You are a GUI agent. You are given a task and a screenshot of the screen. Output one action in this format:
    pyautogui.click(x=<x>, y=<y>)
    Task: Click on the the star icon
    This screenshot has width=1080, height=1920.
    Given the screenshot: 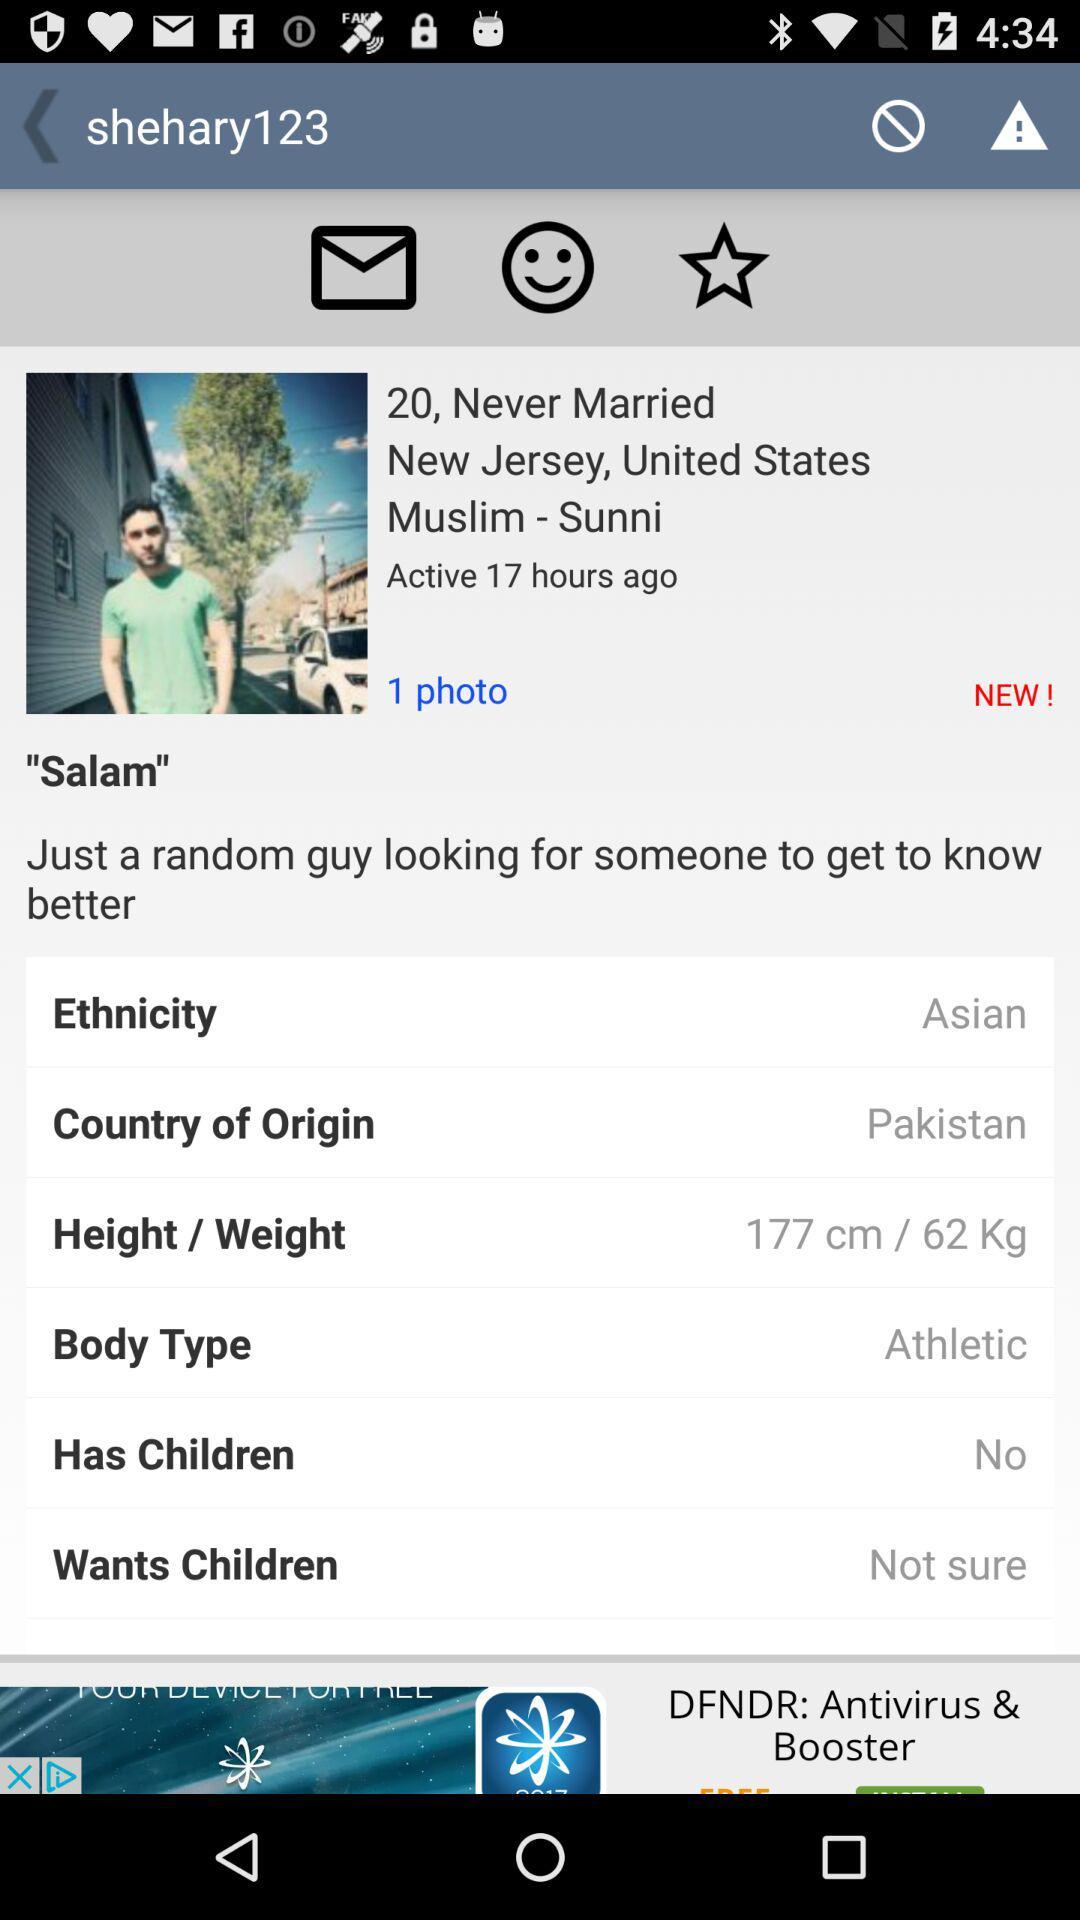 What is the action you would take?
    pyautogui.click(x=724, y=285)
    